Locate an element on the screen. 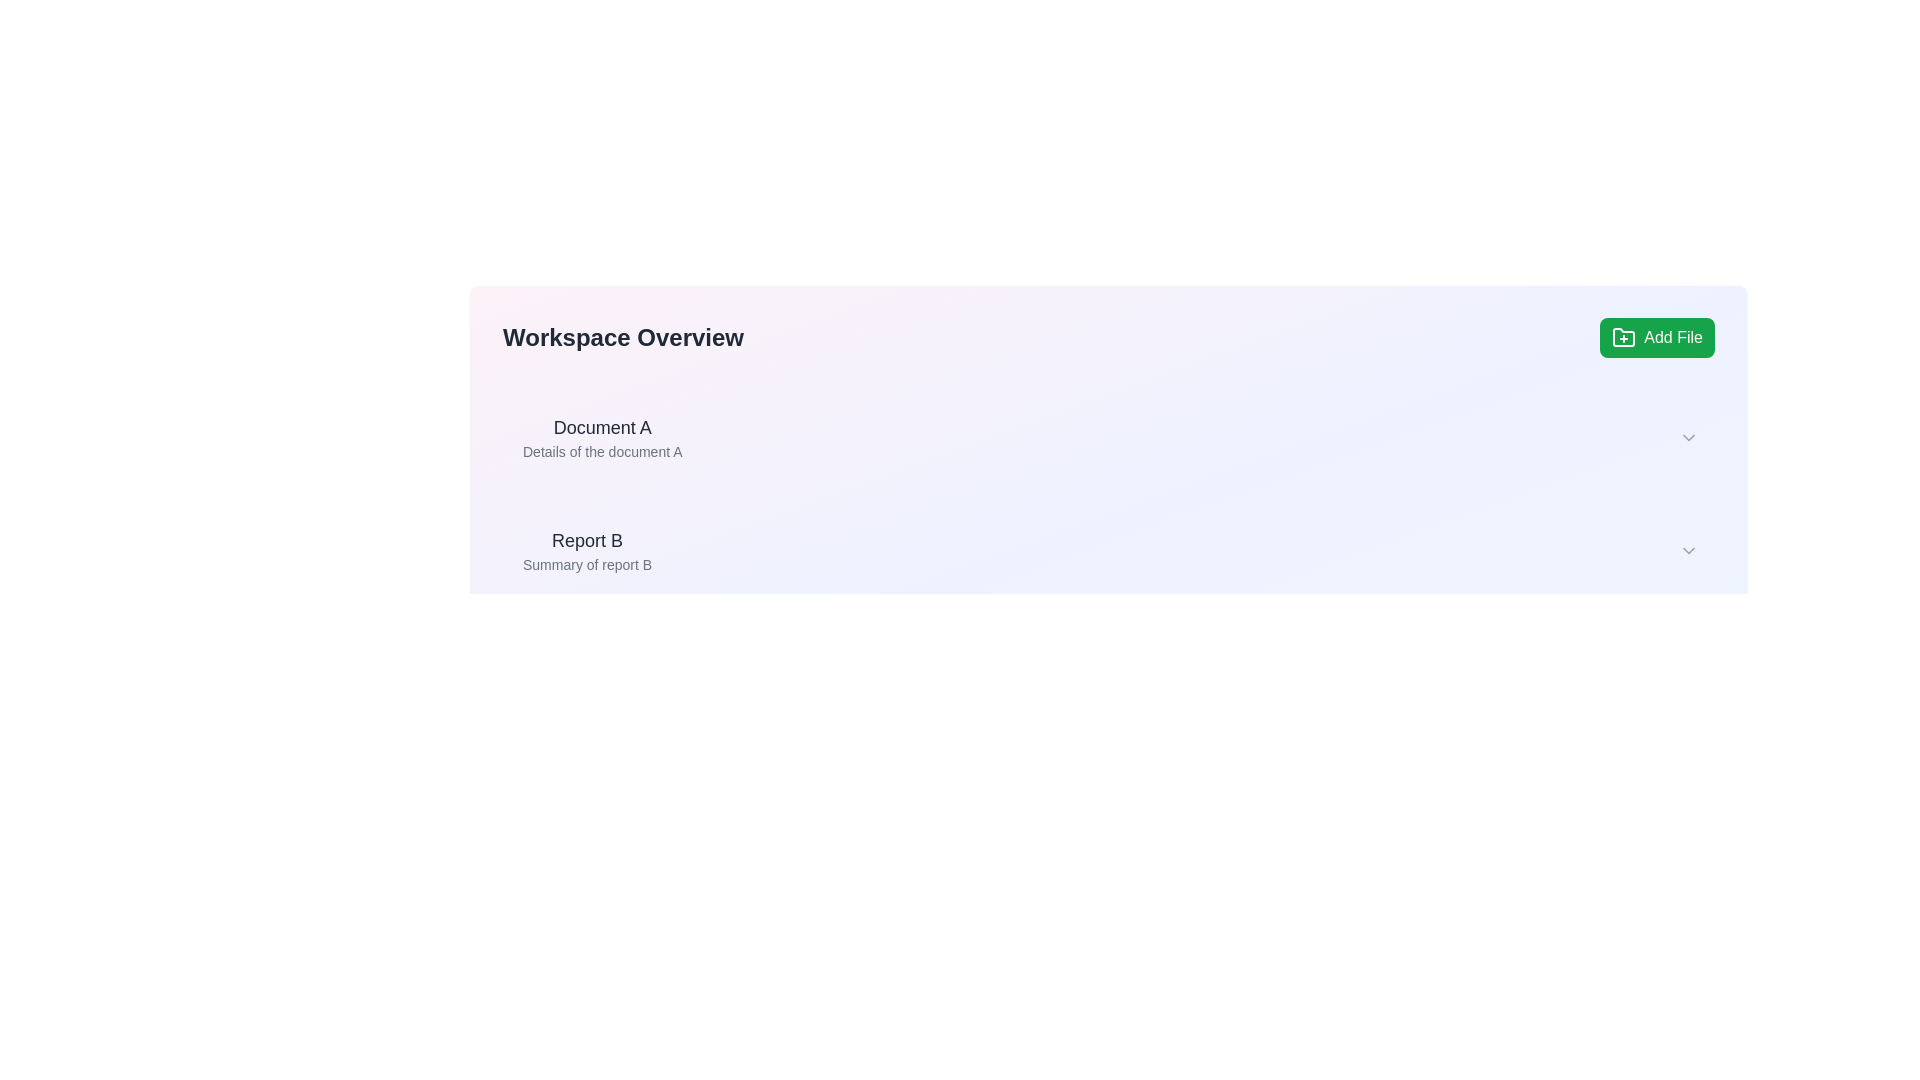  the medium-sized text element labeled 'Report B', which is styled in bold and positioned above the descriptive text 'Summary of report B' is located at coordinates (586, 540).